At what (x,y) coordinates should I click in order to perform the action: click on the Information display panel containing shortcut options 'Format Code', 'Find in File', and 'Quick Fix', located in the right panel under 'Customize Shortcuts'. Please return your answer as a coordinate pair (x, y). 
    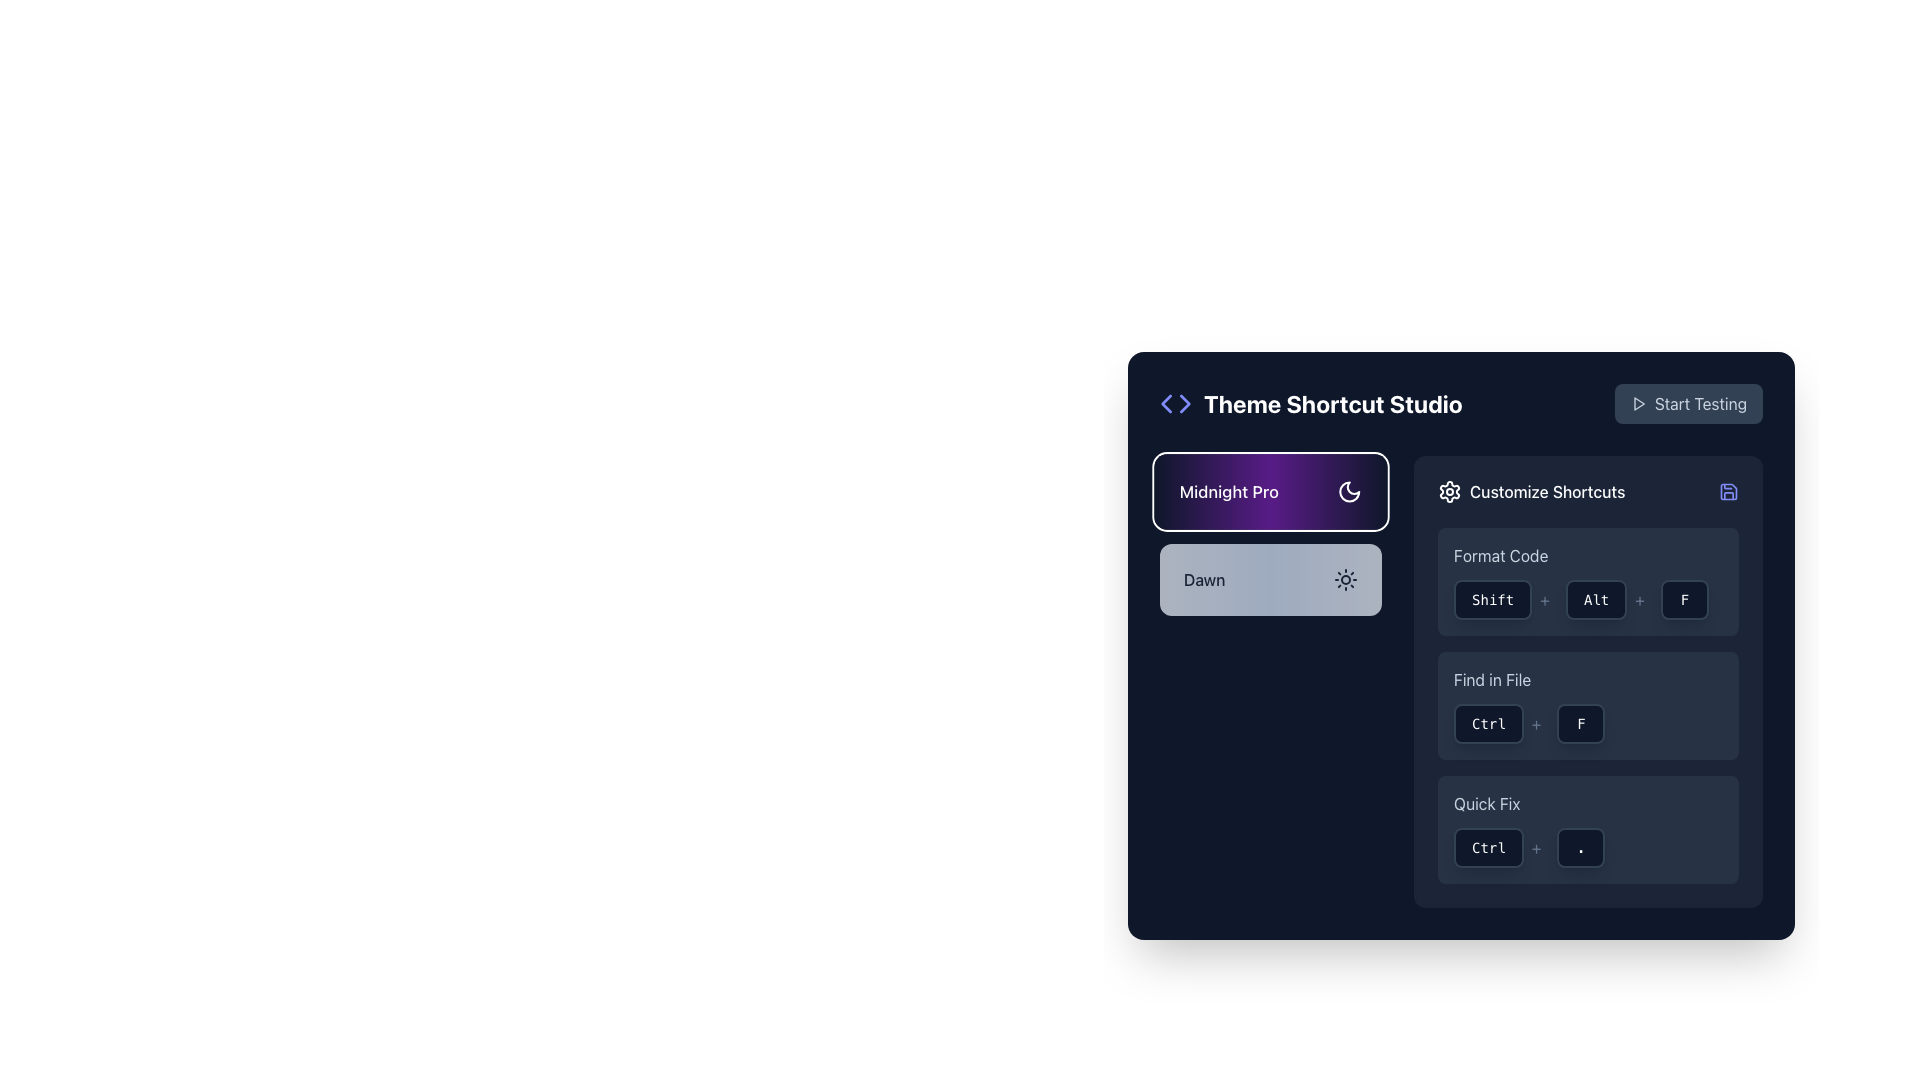
    Looking at the image, I should click on (1587, 681).